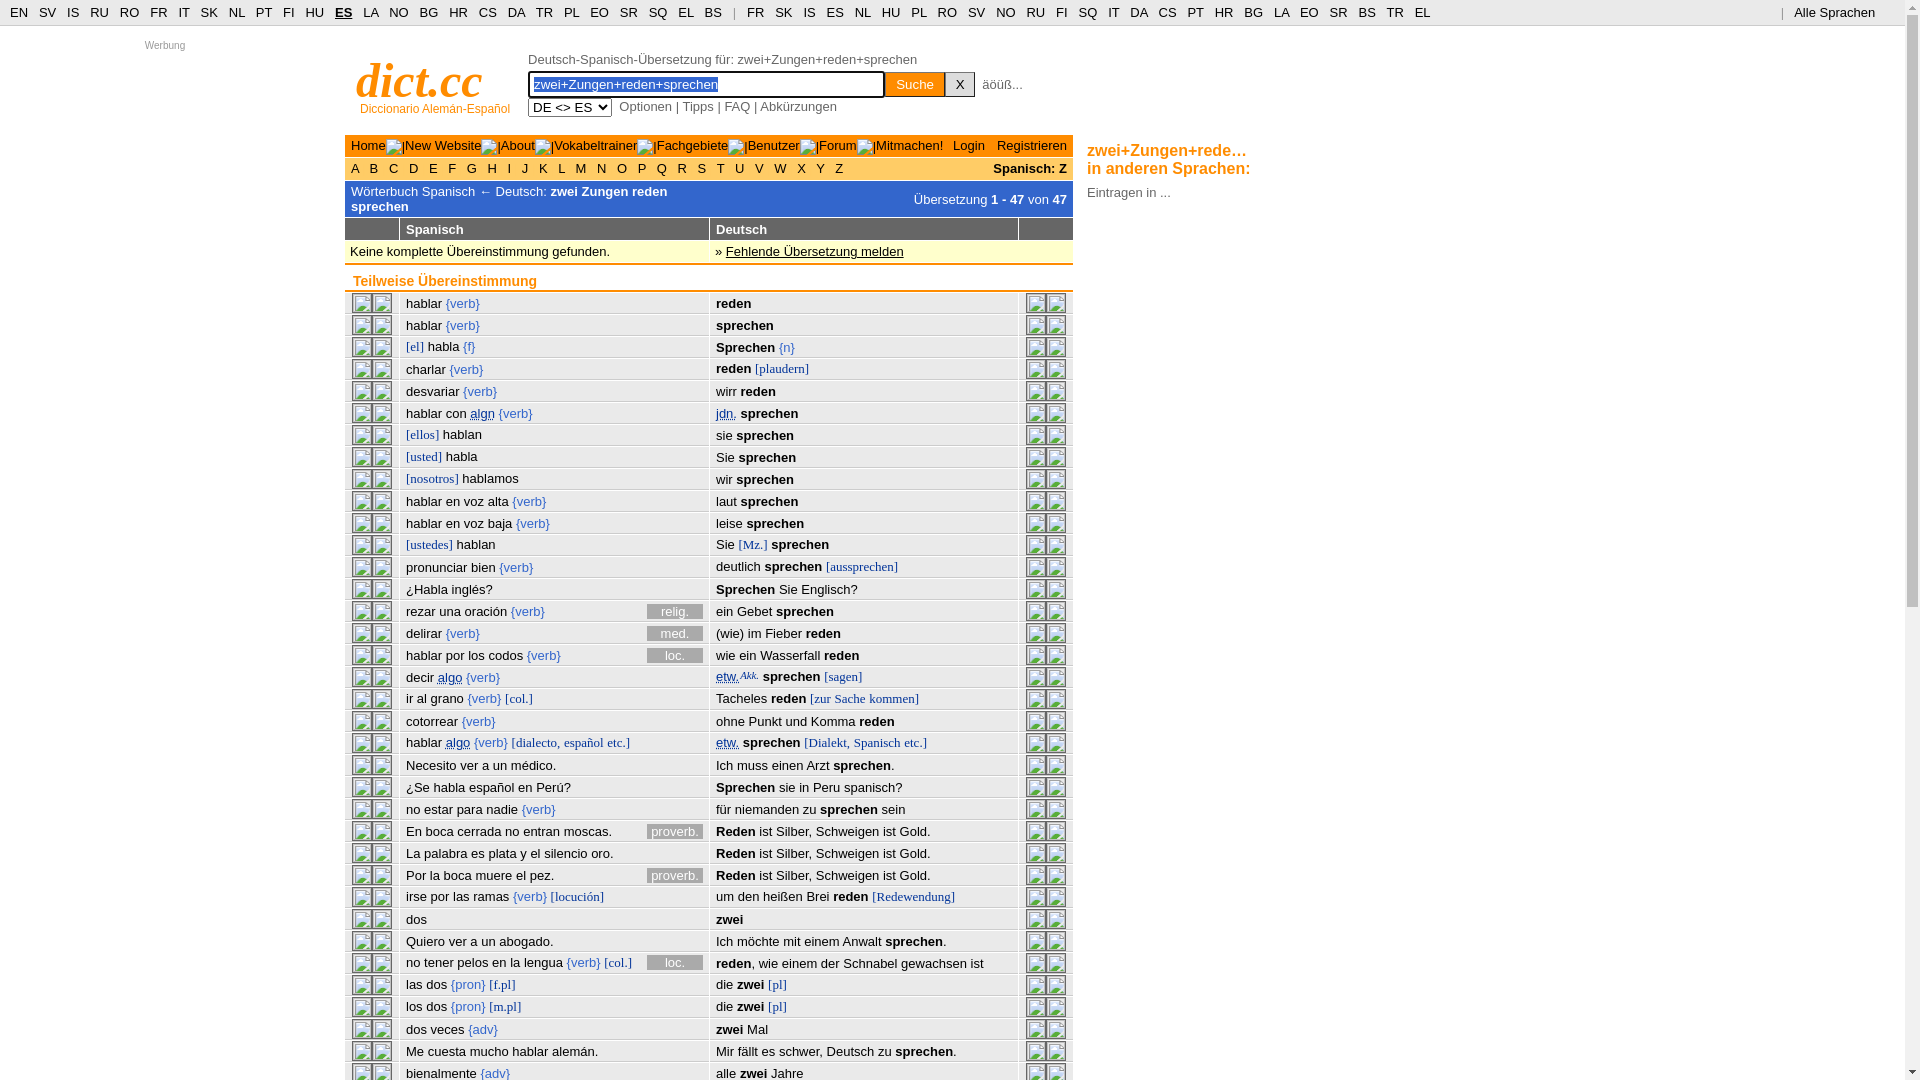 The image size is (1920, 1080). What do you see at coordinates (914, 83) in the screenshot?
I see `'Suche'` at bounding box center [914, 83].